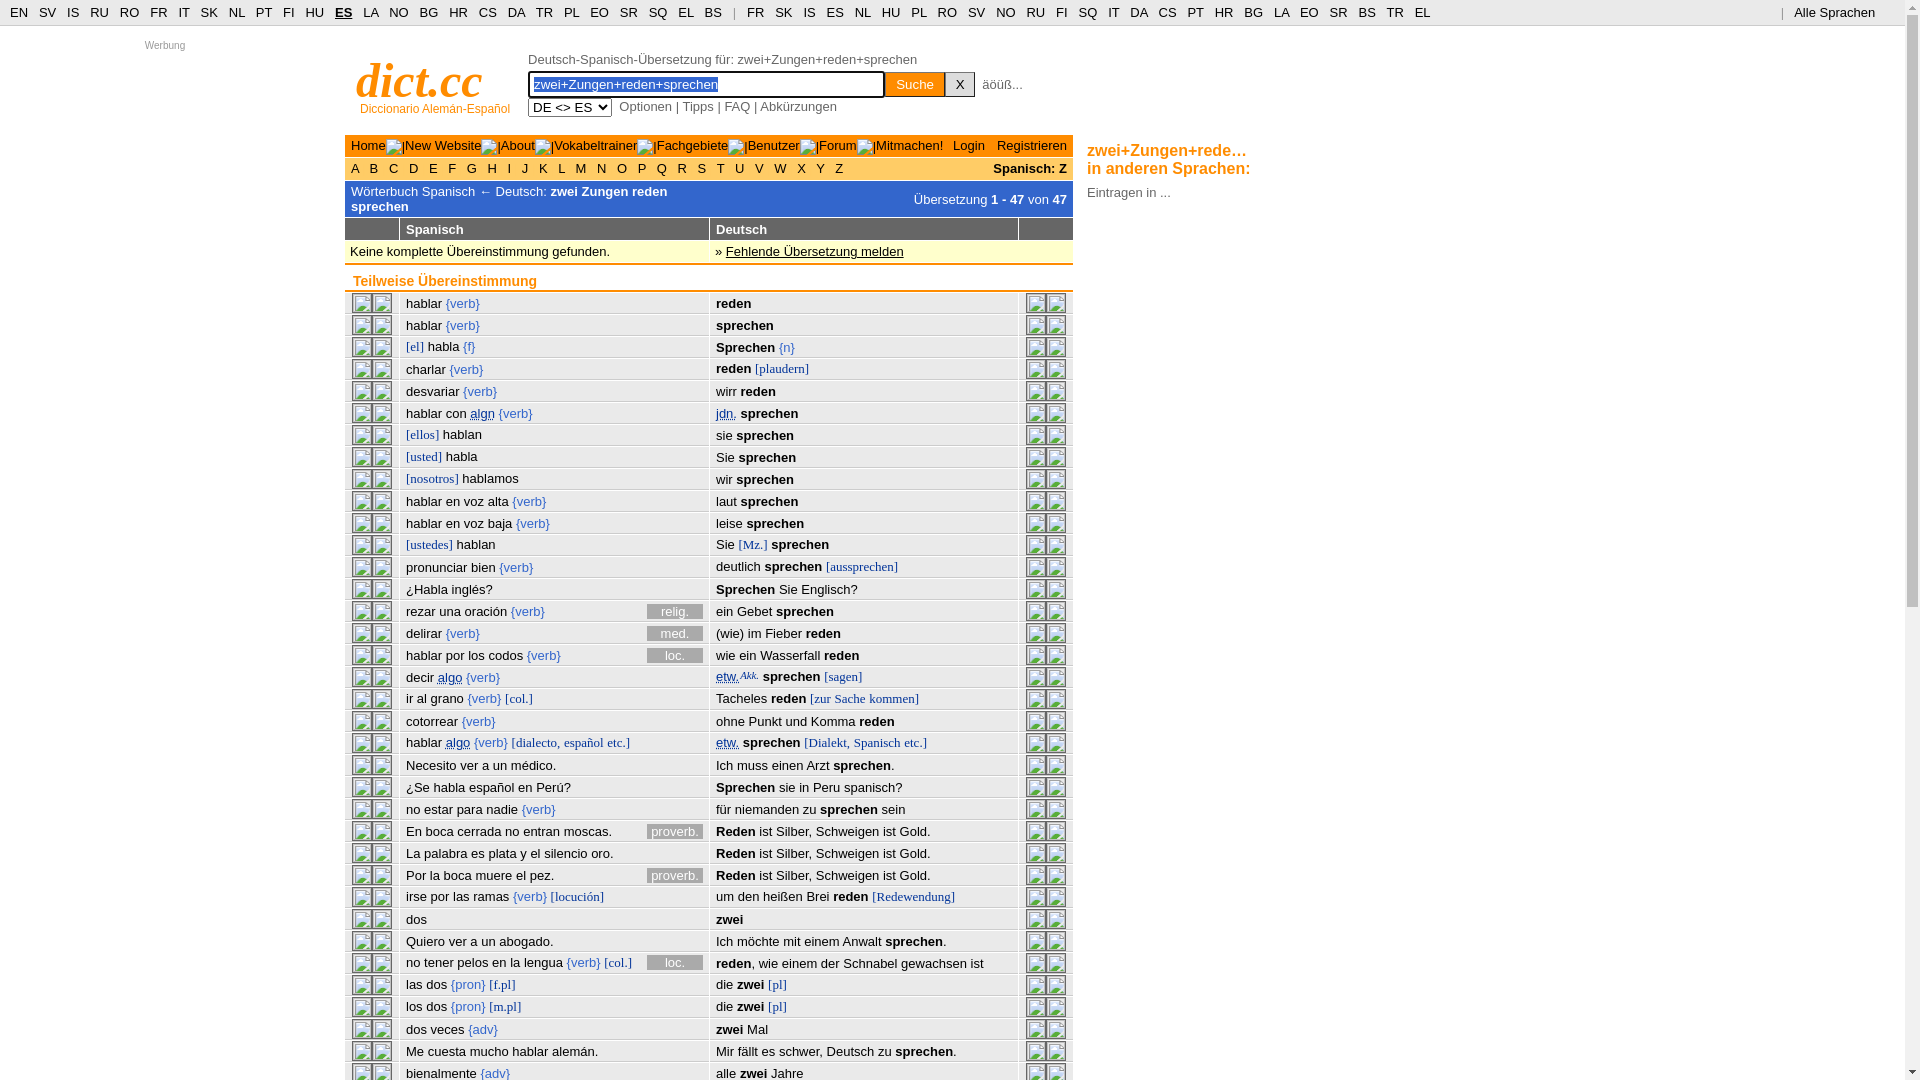 The image size is (1920, 1080). What do you see at coordinates (914, 83) in the screenshot?
I see `'Suche'` at bounding box center [914, 83].